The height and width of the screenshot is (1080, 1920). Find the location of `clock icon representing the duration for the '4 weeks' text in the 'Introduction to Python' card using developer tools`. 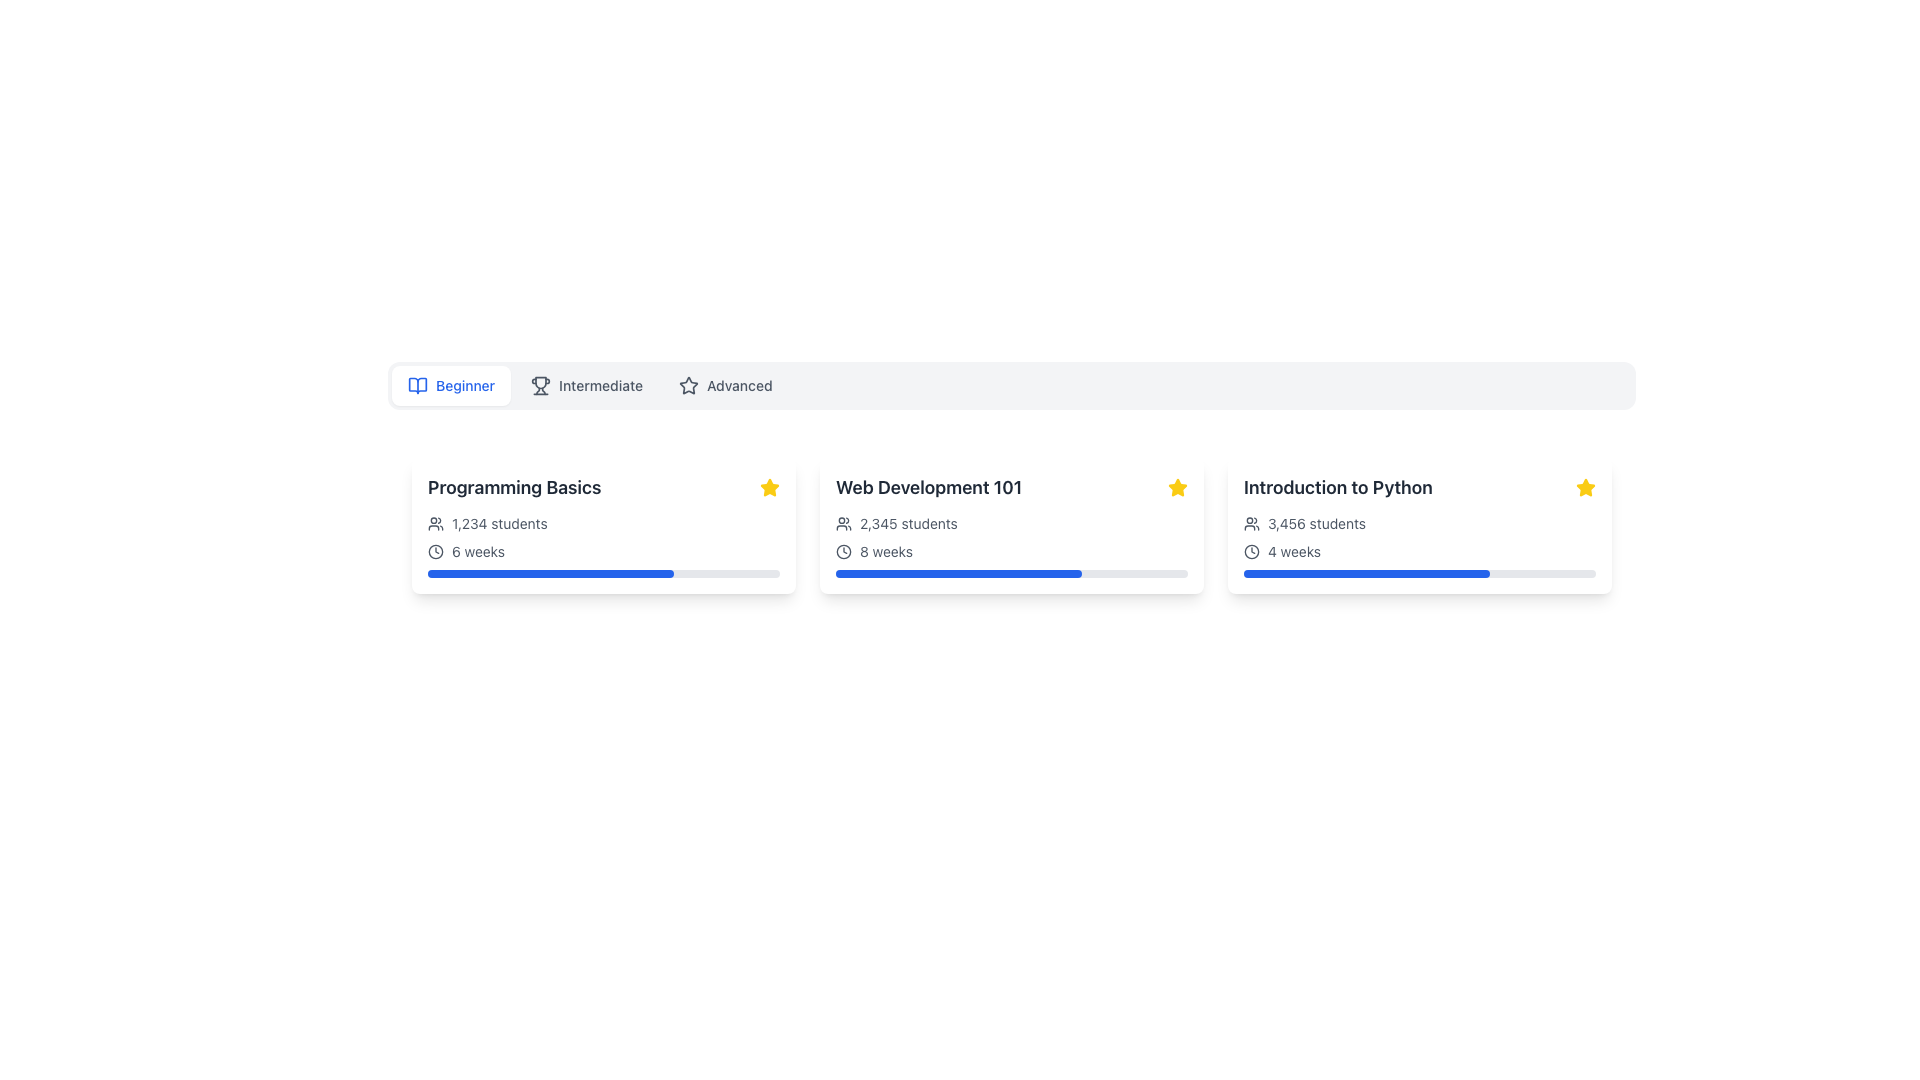

clock icon representing the duration for the '4 weeks' text in the 'Introduction to Python' card using developer tools is located at coordinates (1251, 551).